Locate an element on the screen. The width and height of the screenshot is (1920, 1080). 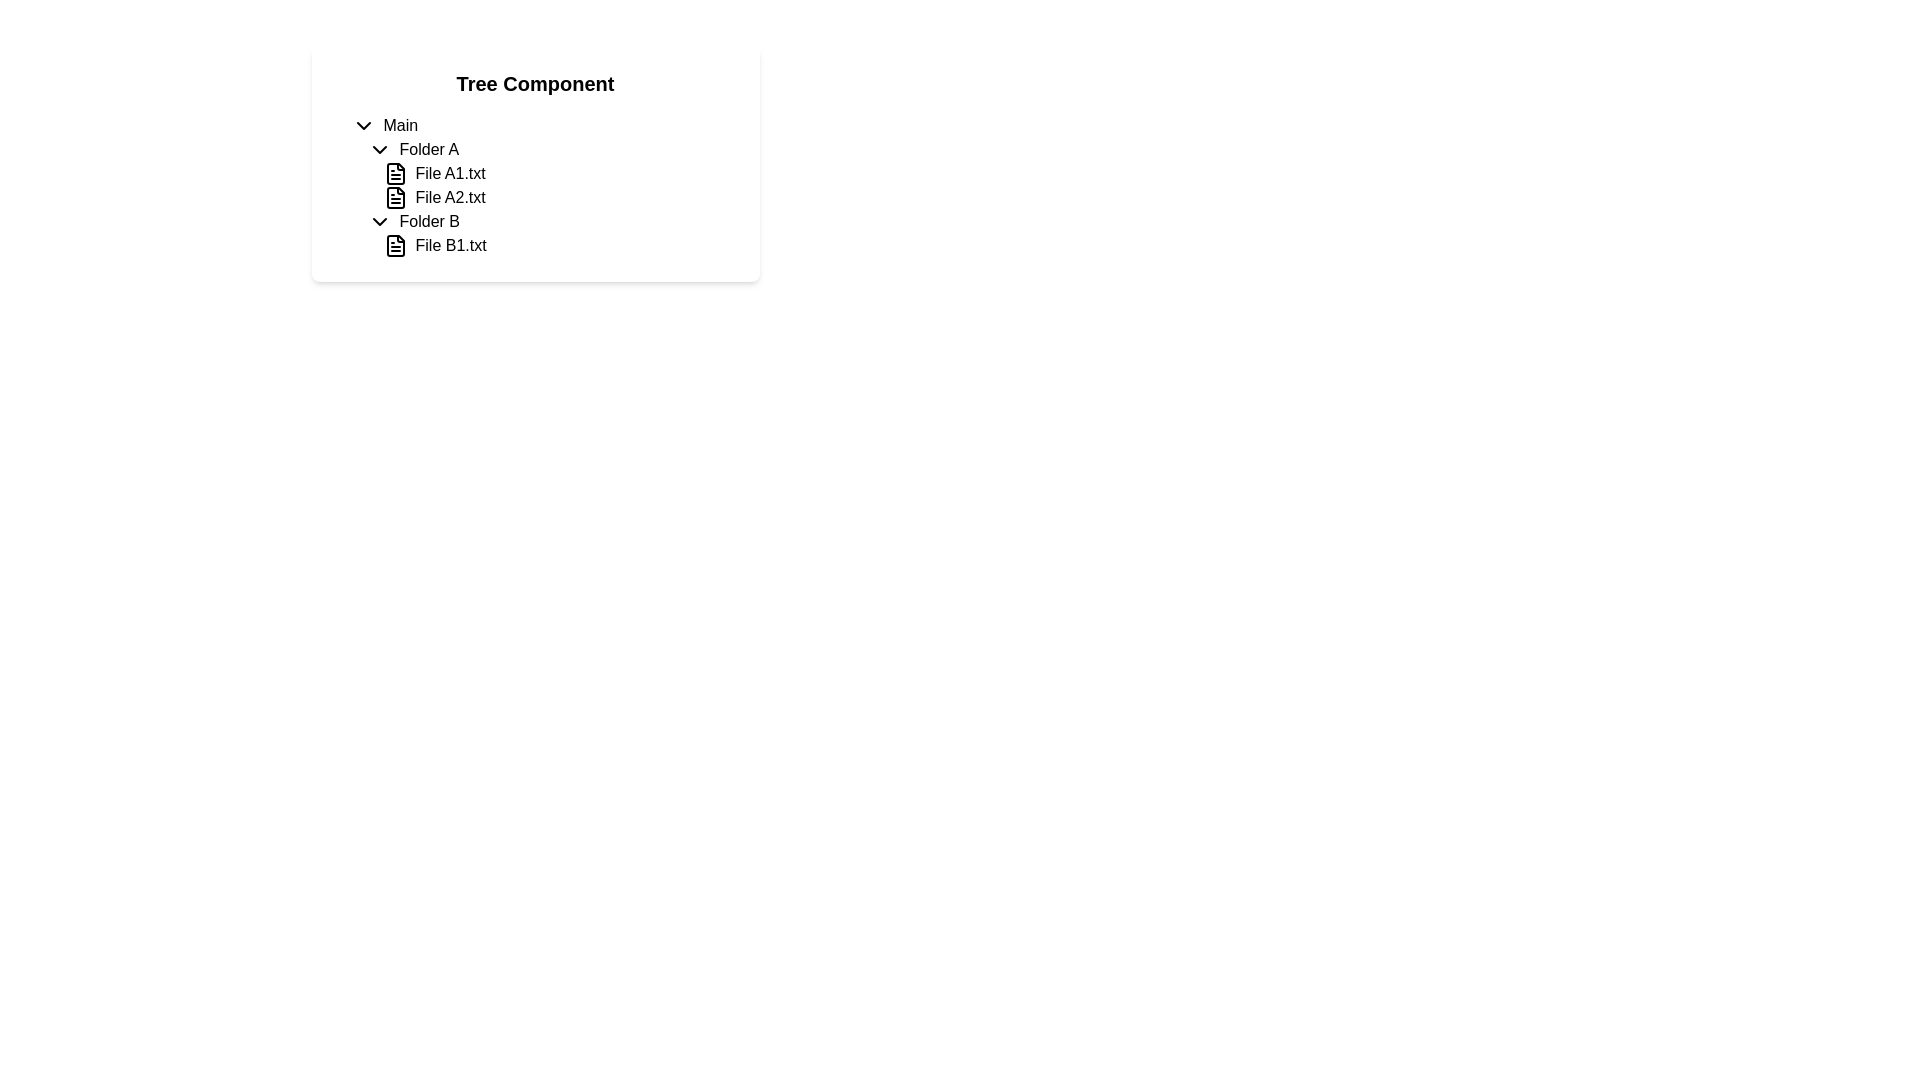
the Chevron icon located to the left of the 'Main' section in the hierarchical tree is located at coordinates (363, 126).